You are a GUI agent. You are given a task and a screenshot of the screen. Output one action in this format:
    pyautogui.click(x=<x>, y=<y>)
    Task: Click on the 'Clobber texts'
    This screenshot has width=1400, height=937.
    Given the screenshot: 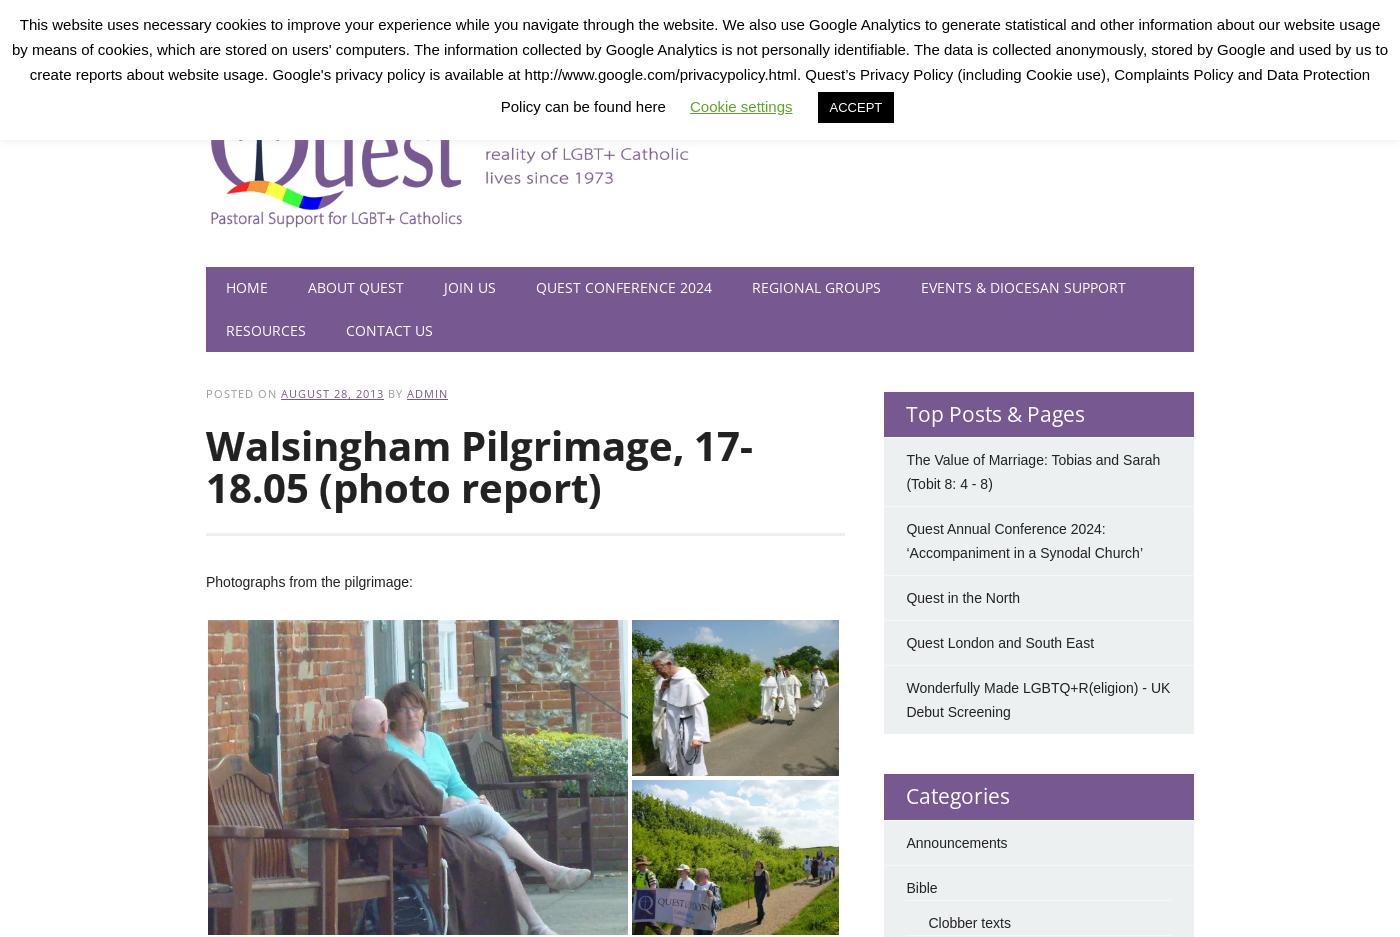 What is the action you would take?
    pyautogui.click(x=968, y=922)
    